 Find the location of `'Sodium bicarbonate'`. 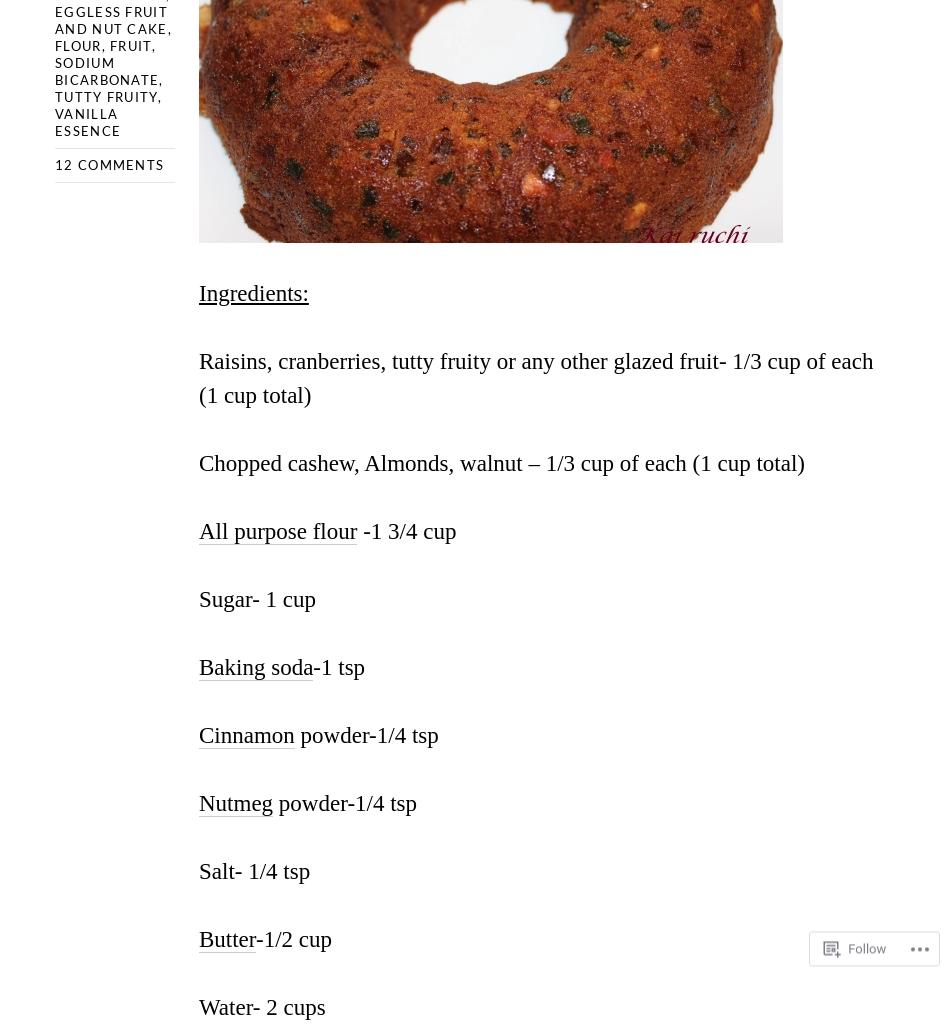

'Sodium bicarbonate' is located at coordinates (106, 70).